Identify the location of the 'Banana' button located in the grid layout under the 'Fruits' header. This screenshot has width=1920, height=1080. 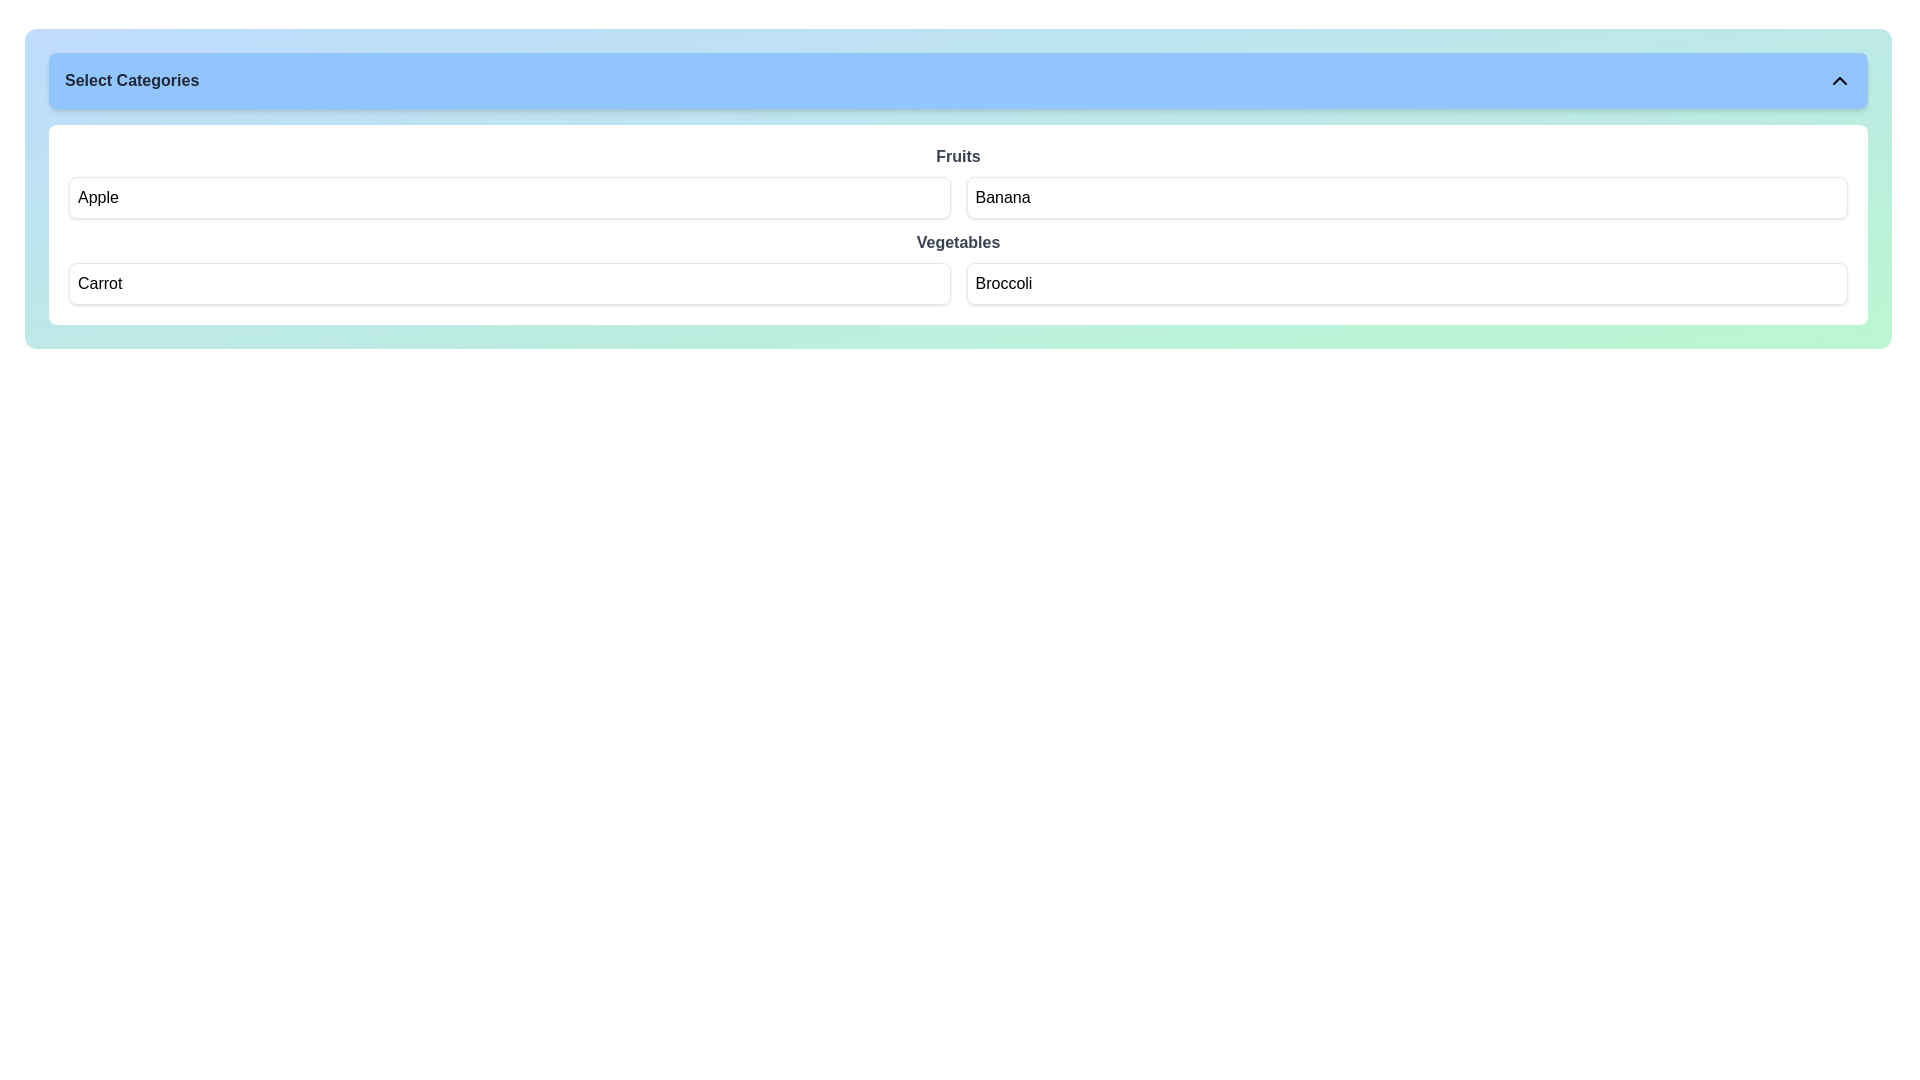
(1406, 197).